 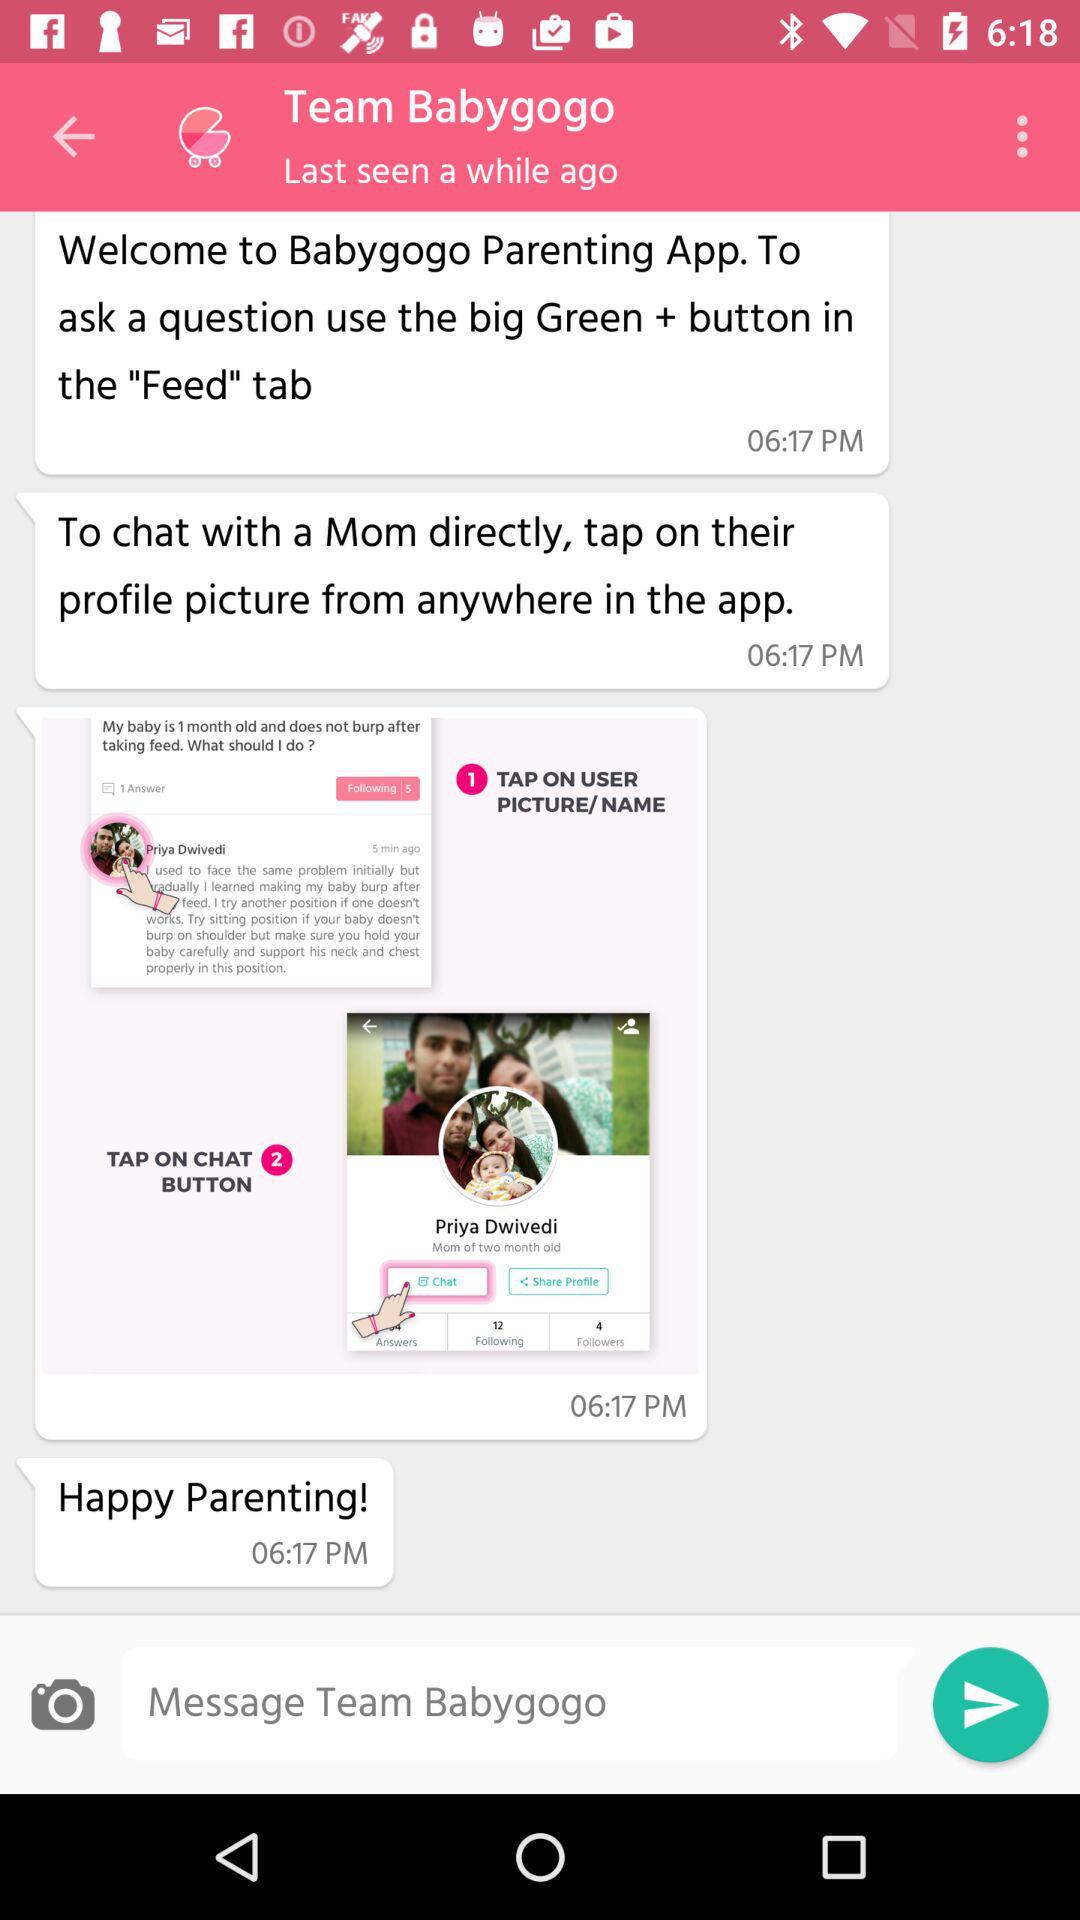 I want to click on the hi app crawler item, so click(x=461, y=314).